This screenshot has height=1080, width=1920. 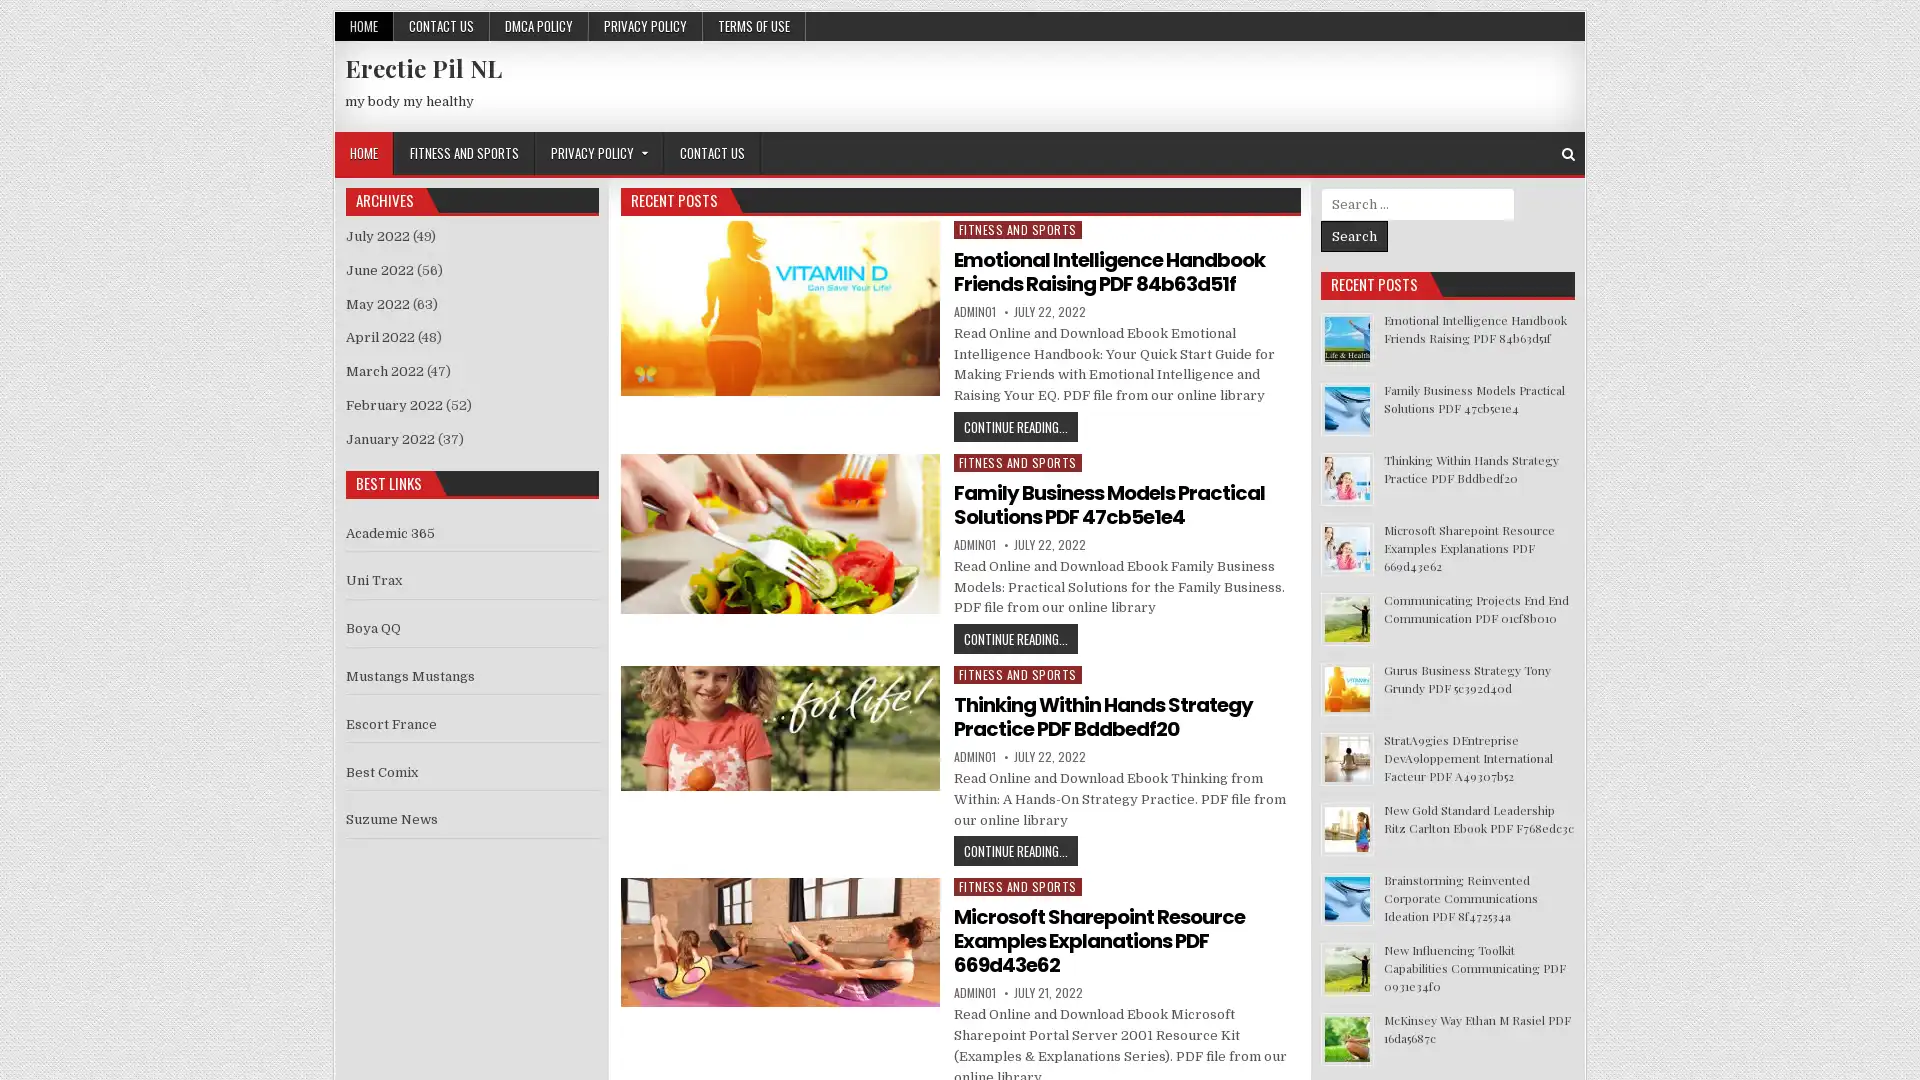 I want to click on Search, so click(x=1354, y=235).